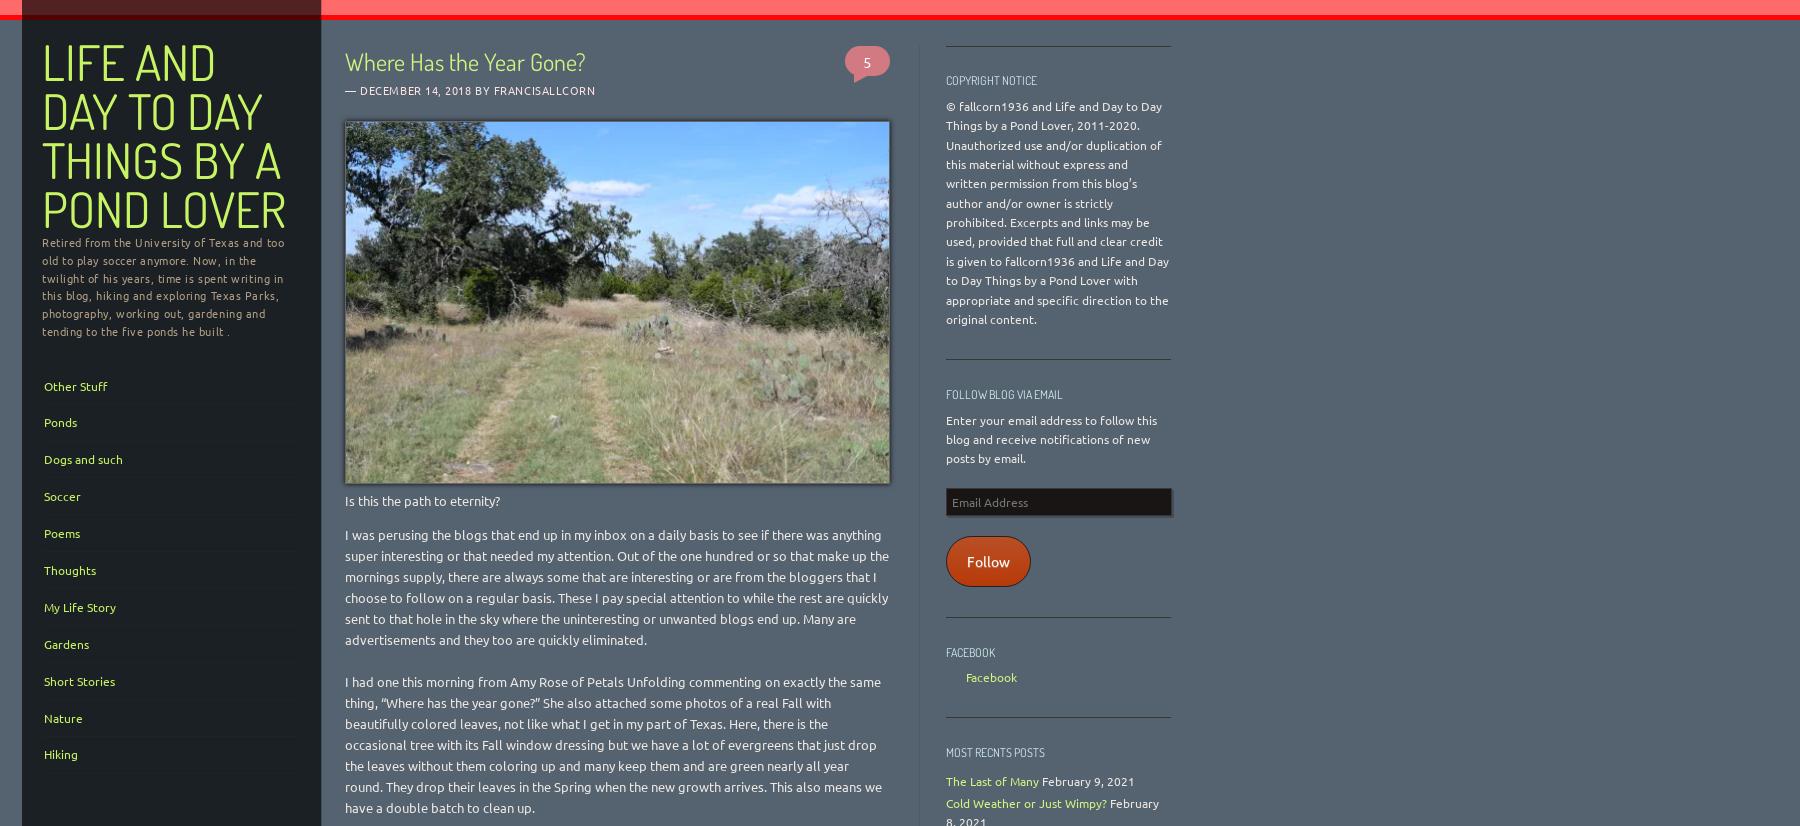 This screenshot has width=1800, height=826. Describe the element at coordinates (990, 80) in the screenshot. I see `'Copyright Notice'` at that location.